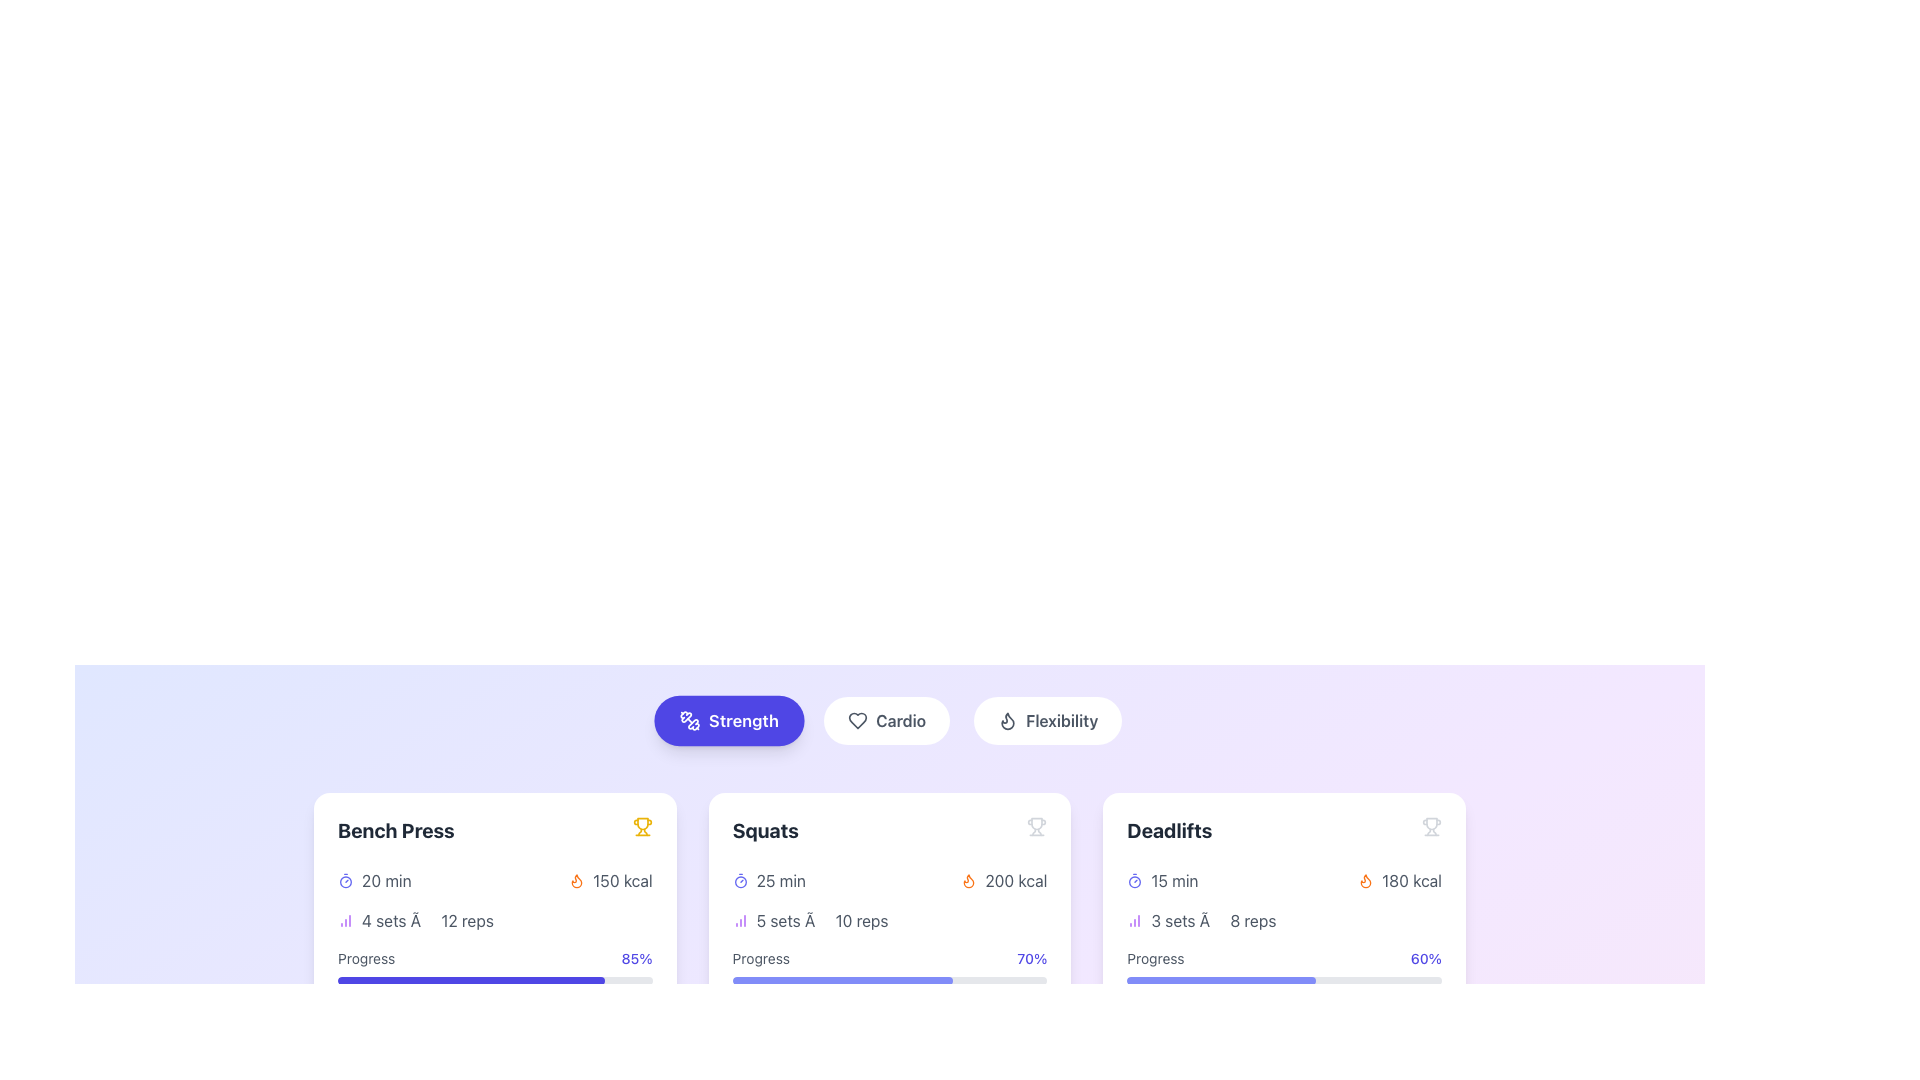 The height and width of the screenshot is (1080, 1920). What do you see at coordinates (1135, 921) in the screenshot?
I see `the icon representing analytical or progress-related information for the 'Deadlifts' activity, positioned at the far left of the 'Deadlifts' section, before the text '3 sets × 8 reps'` at bounding box center [1135, 921].